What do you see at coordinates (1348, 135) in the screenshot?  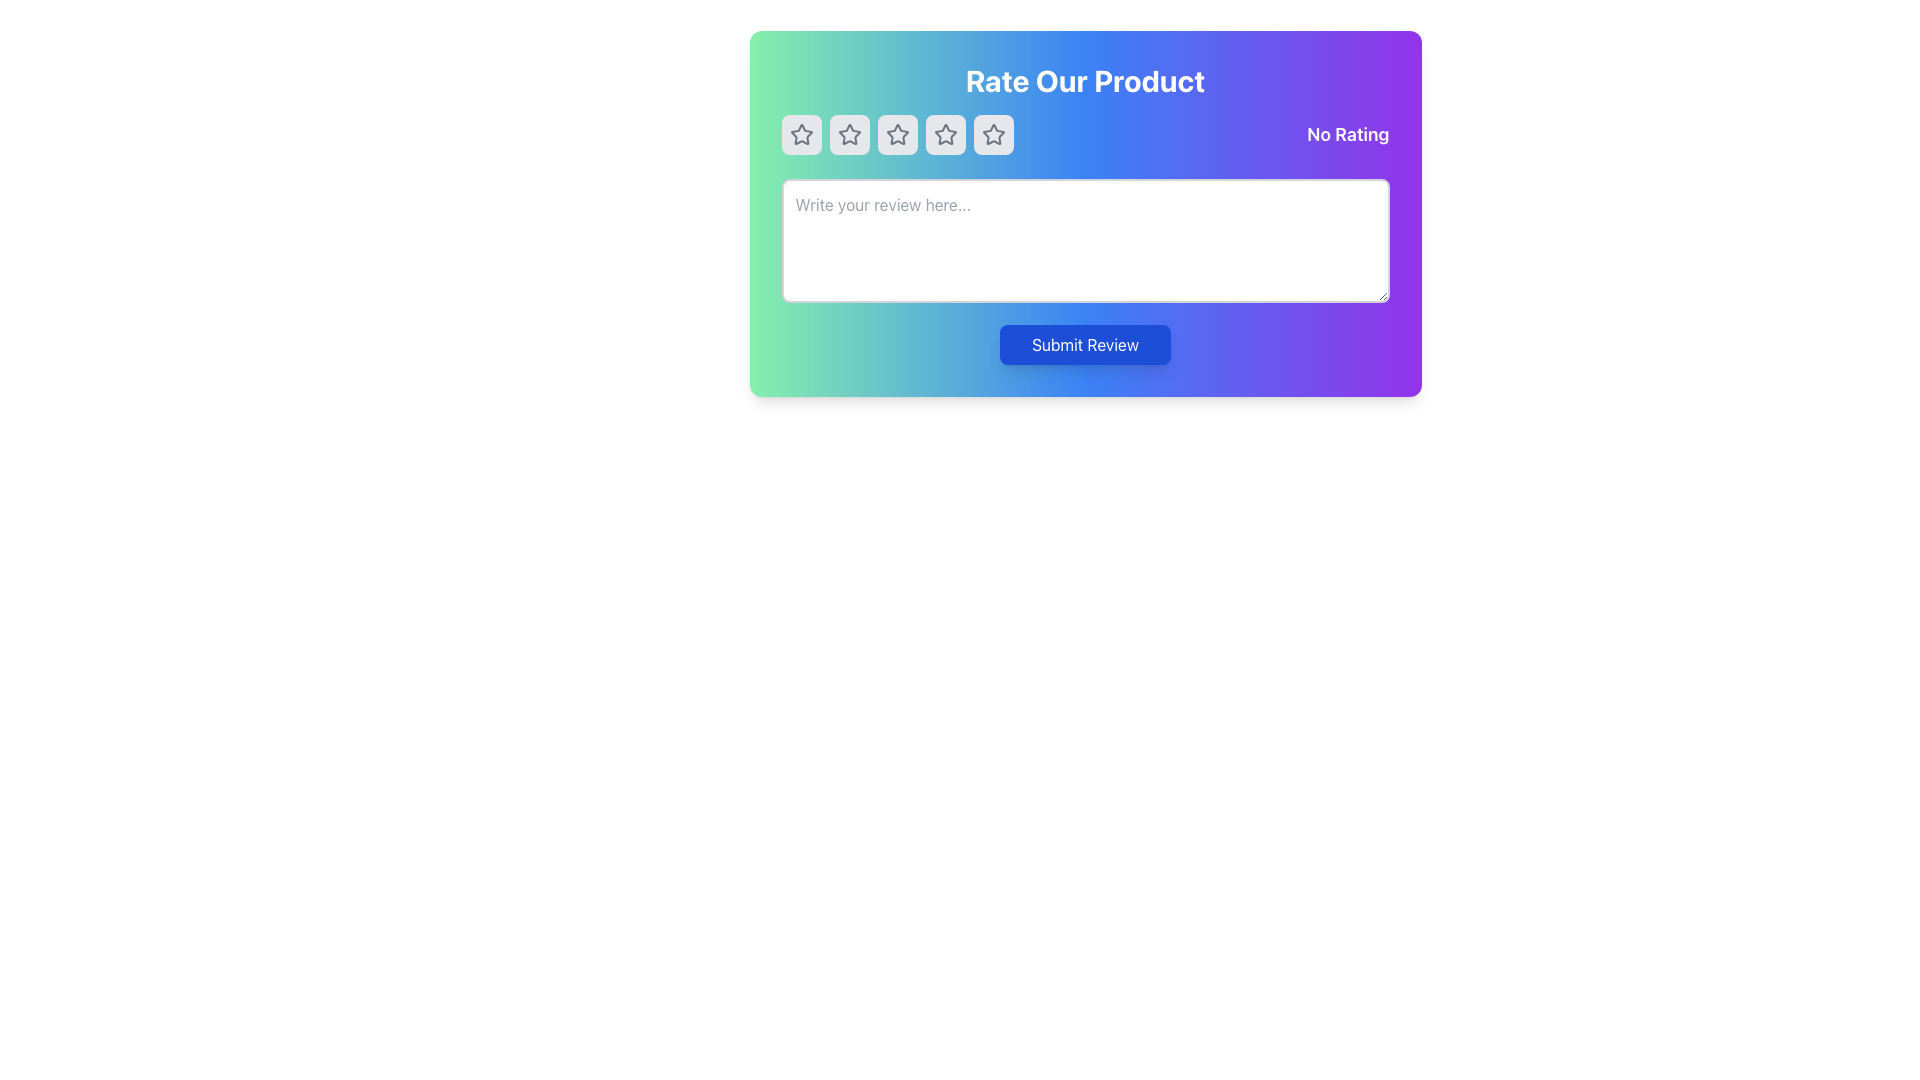 I see `the 'No Rating' text label styled with white text in a bold, modern font located in the upper right area of the review panel` at bounding box center [1348, 135].